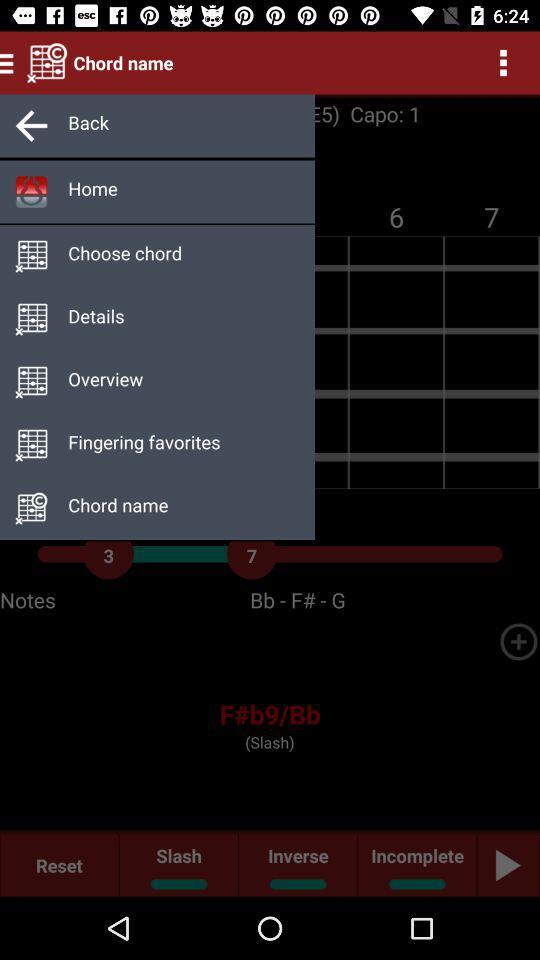  What do you see at coordinates (31, 446) in the screenshot?
I see `left of sixth option` at bounding box center [31, 446].